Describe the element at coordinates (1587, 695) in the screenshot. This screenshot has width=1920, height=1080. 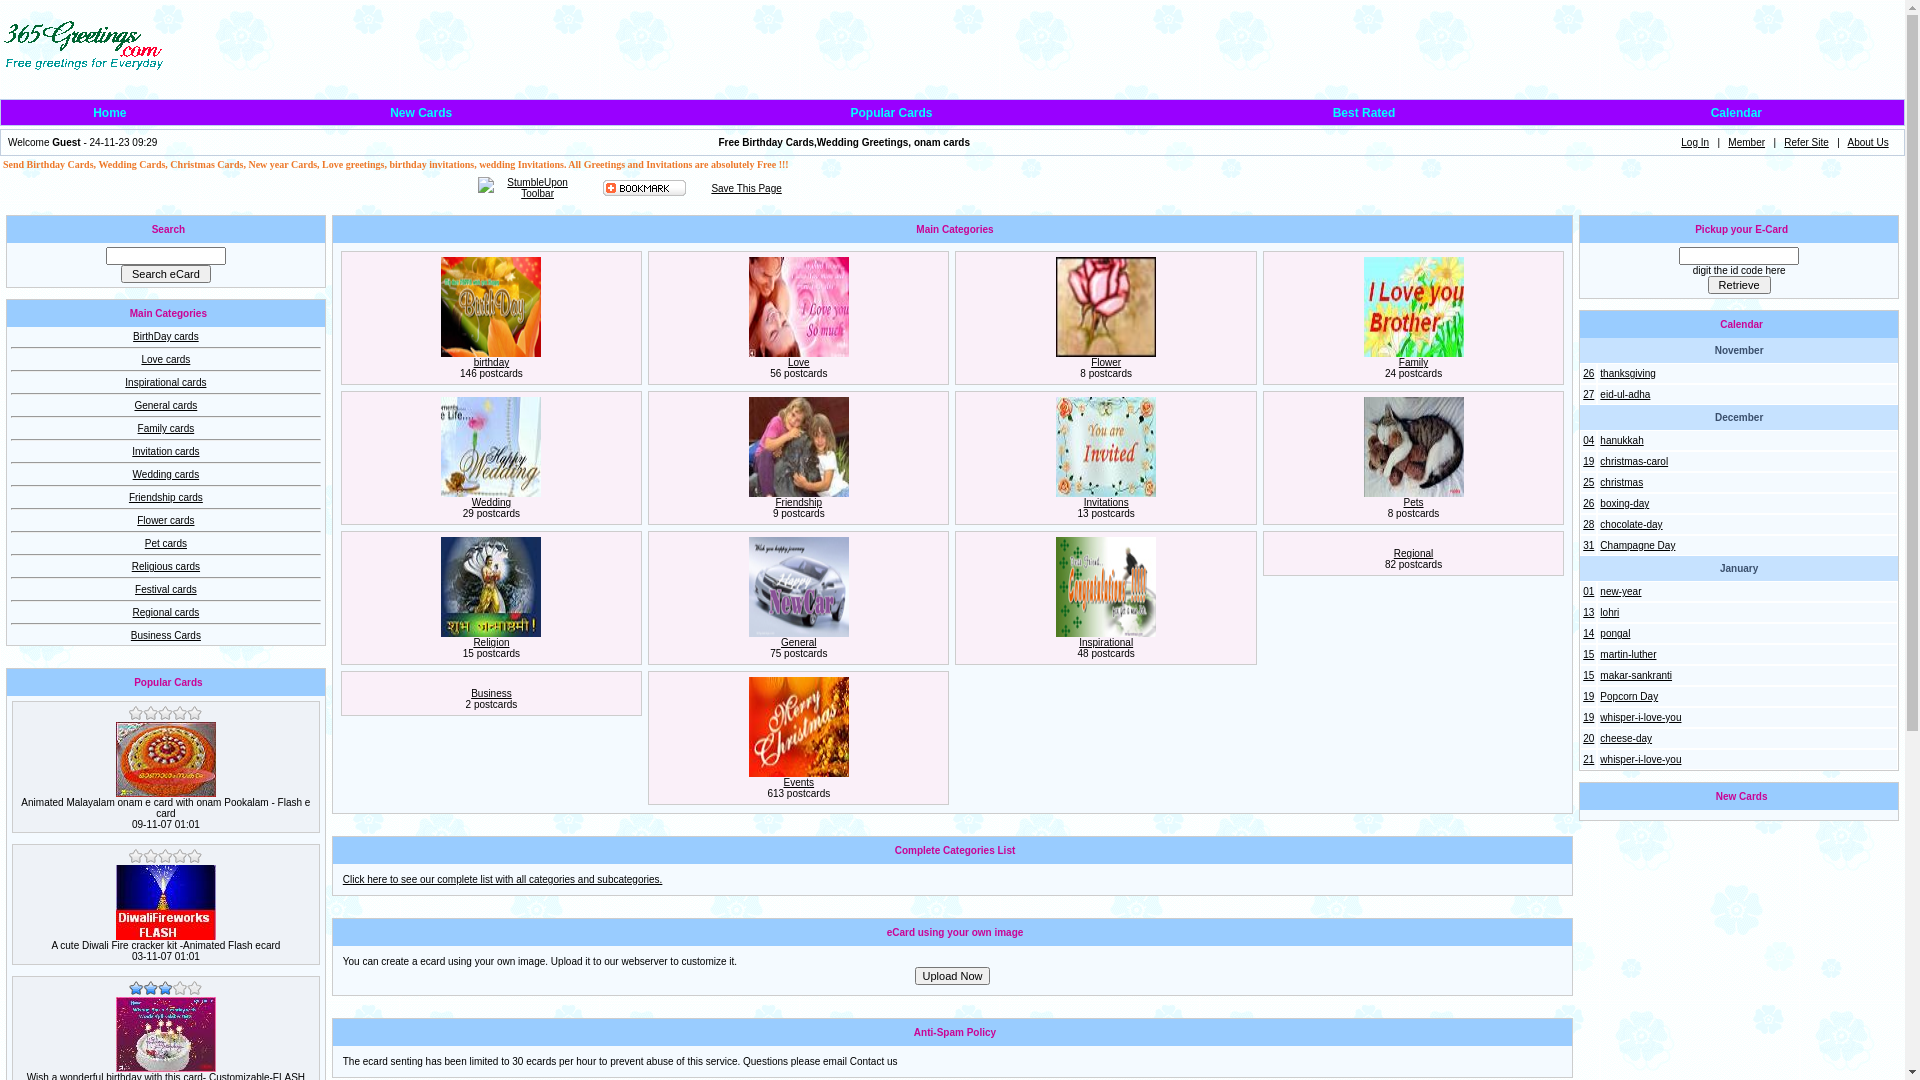
I see `'19'` at that location.